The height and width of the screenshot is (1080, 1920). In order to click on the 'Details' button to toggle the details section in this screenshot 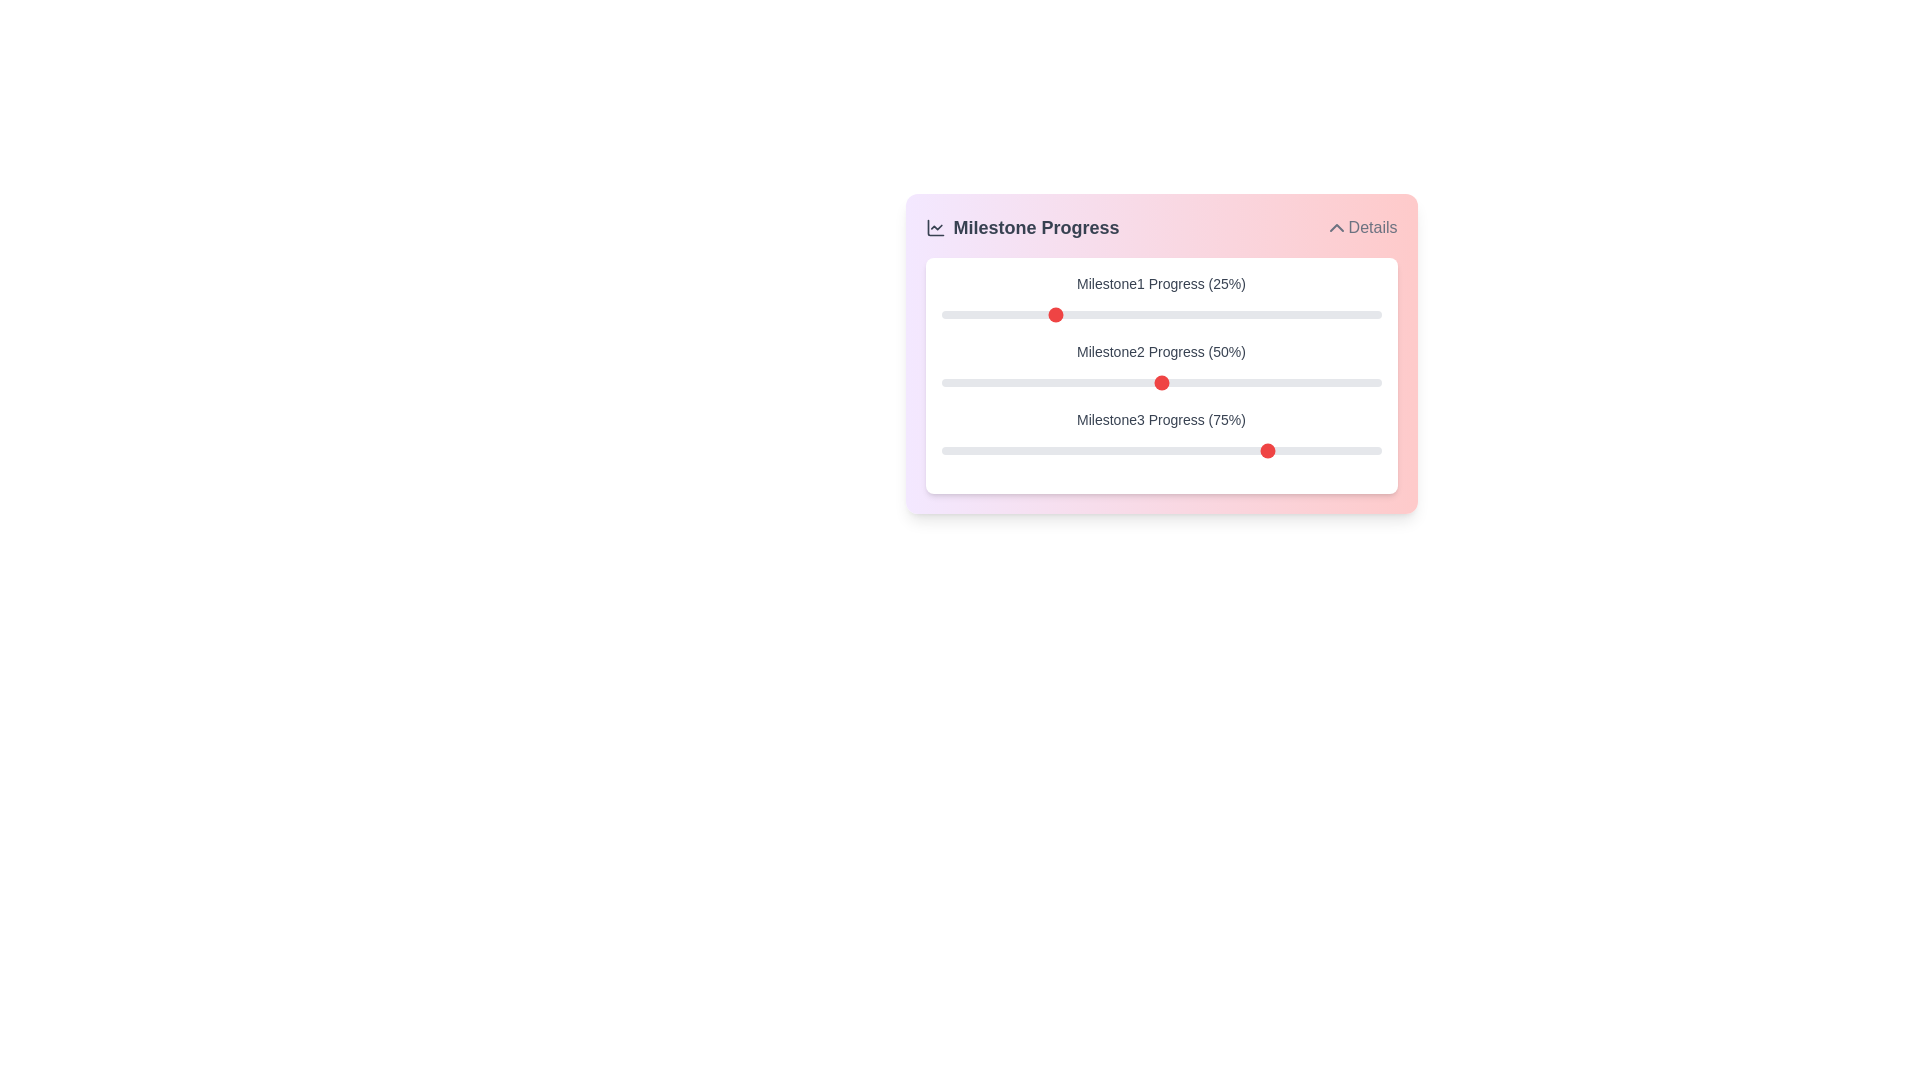, I will do `click(1360, 226)`.